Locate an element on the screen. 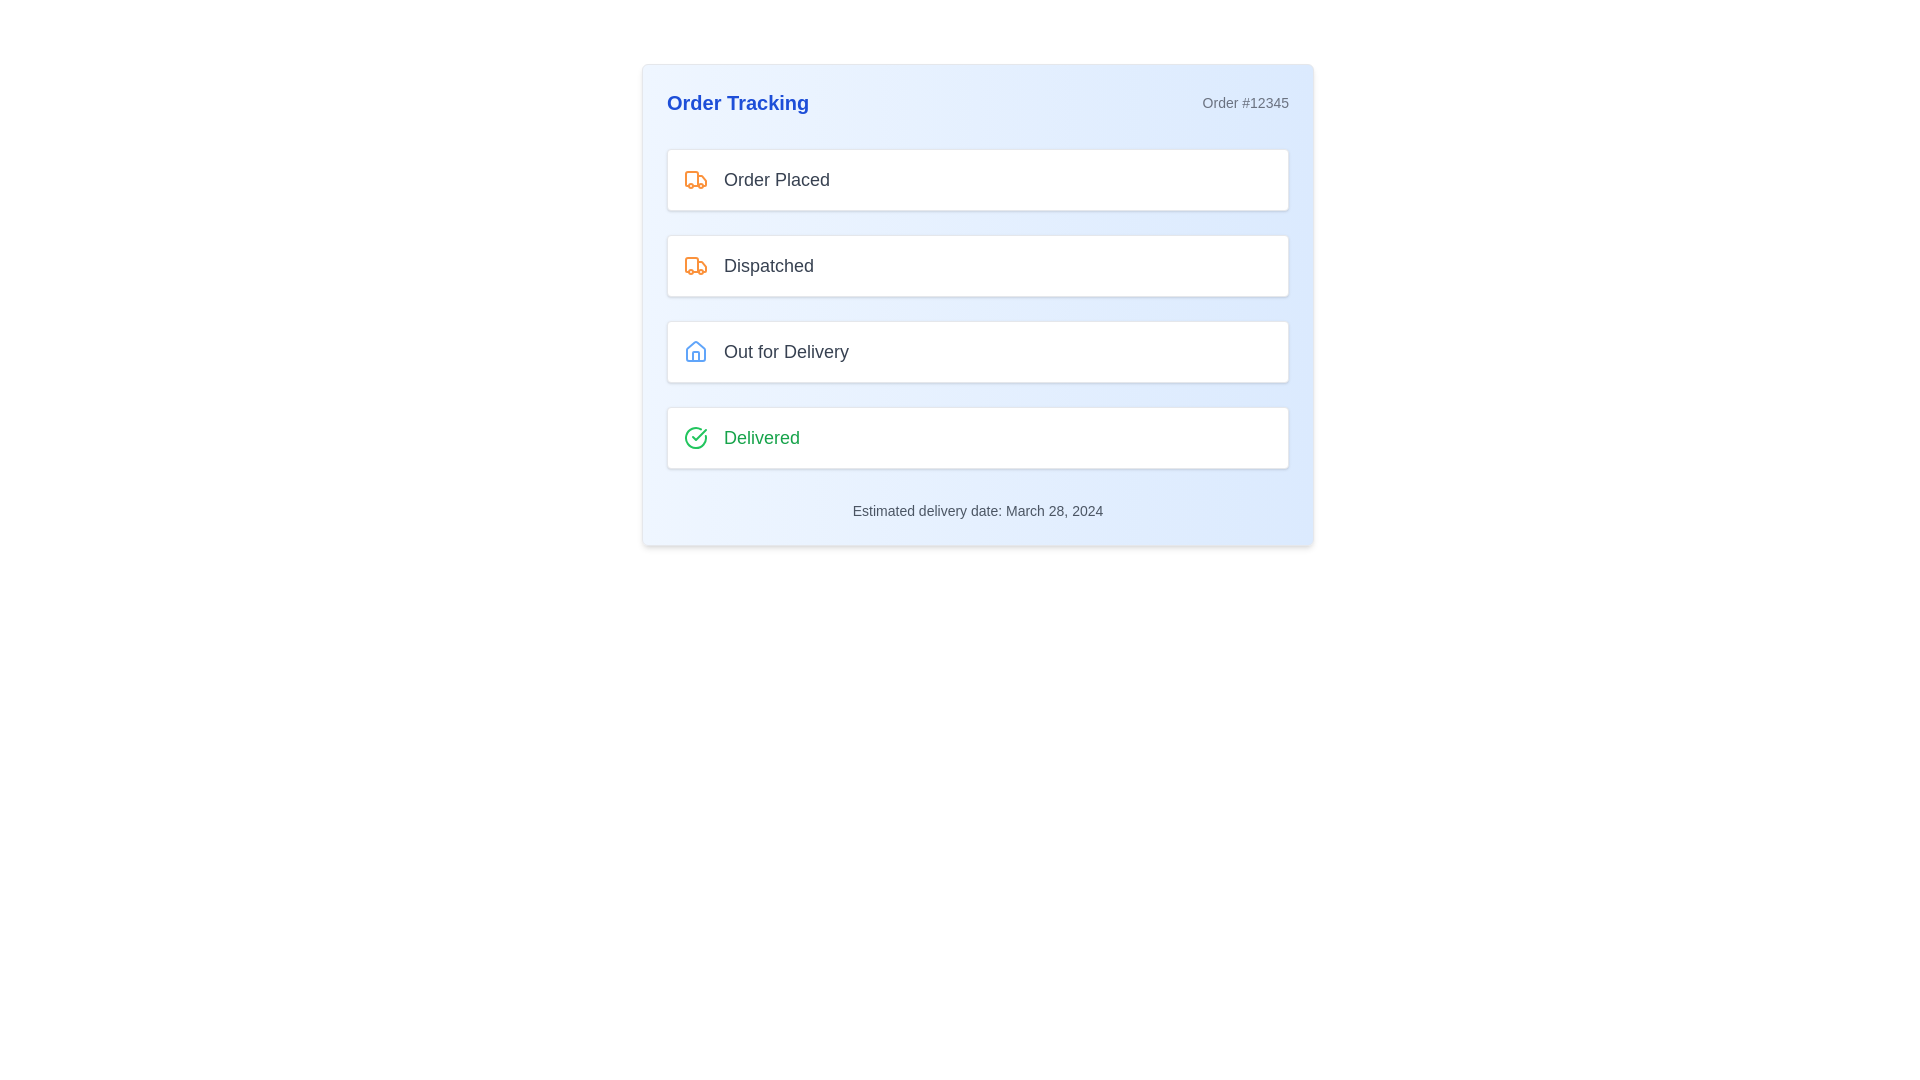 The height and width of the screenshot is (1080, 1920). information displayed in the text label that reads 'Estimated delivery date: March 28, 2024', which is styled in light gray and located below the 'Delivered' section of the order tracking card is located at coordinates (978, 509).